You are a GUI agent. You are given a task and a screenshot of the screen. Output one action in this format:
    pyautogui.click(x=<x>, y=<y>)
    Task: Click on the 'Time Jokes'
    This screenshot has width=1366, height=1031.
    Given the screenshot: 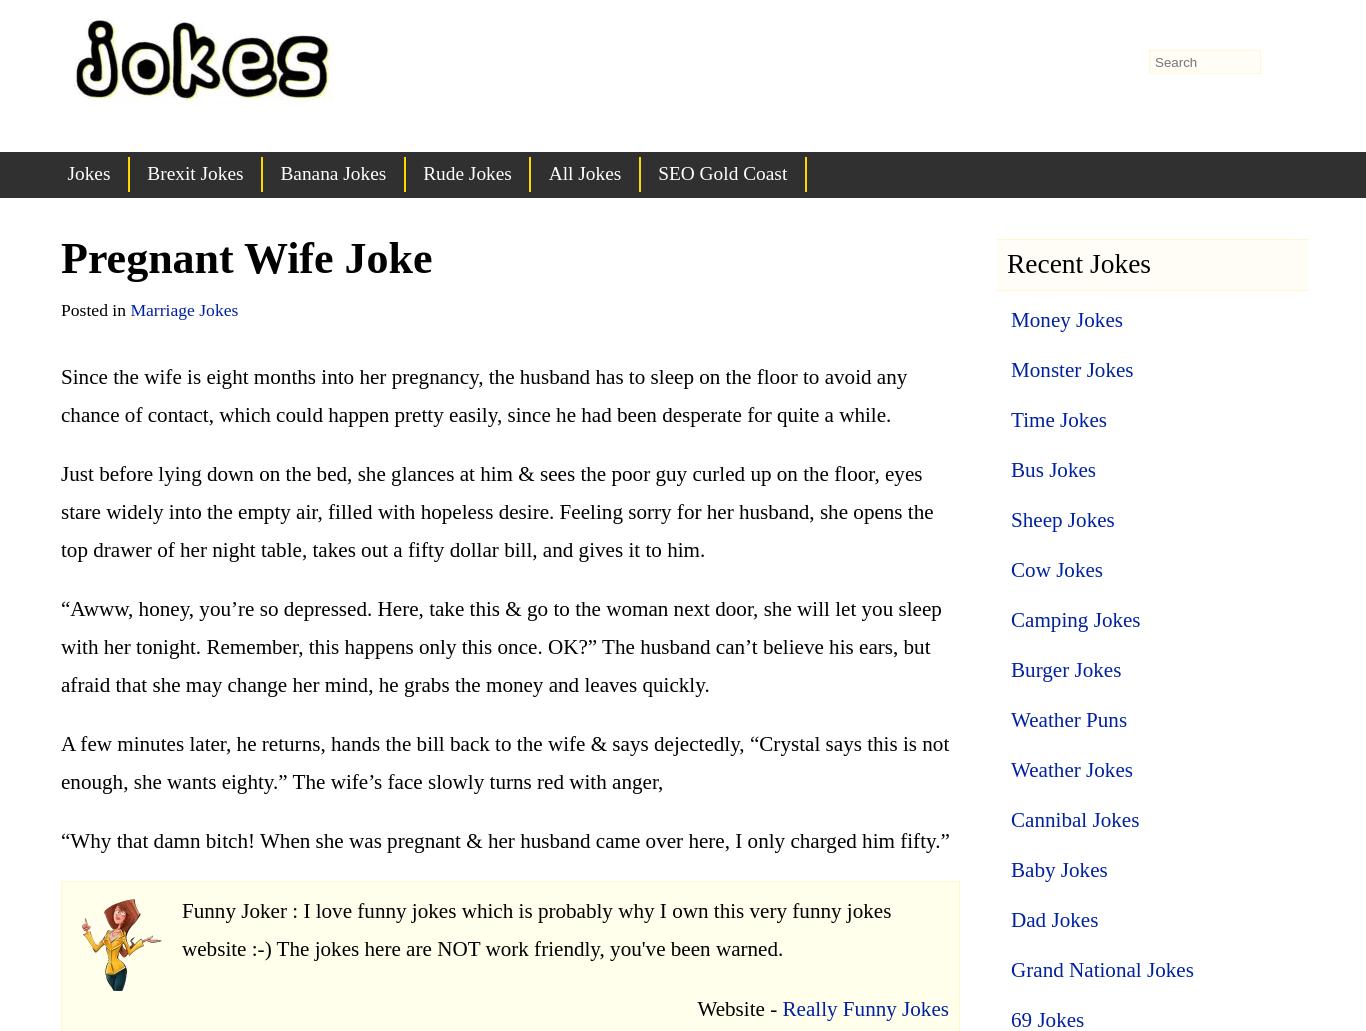 What is the action you would take?
    pyautogui.click(x=1058, y=418)
    